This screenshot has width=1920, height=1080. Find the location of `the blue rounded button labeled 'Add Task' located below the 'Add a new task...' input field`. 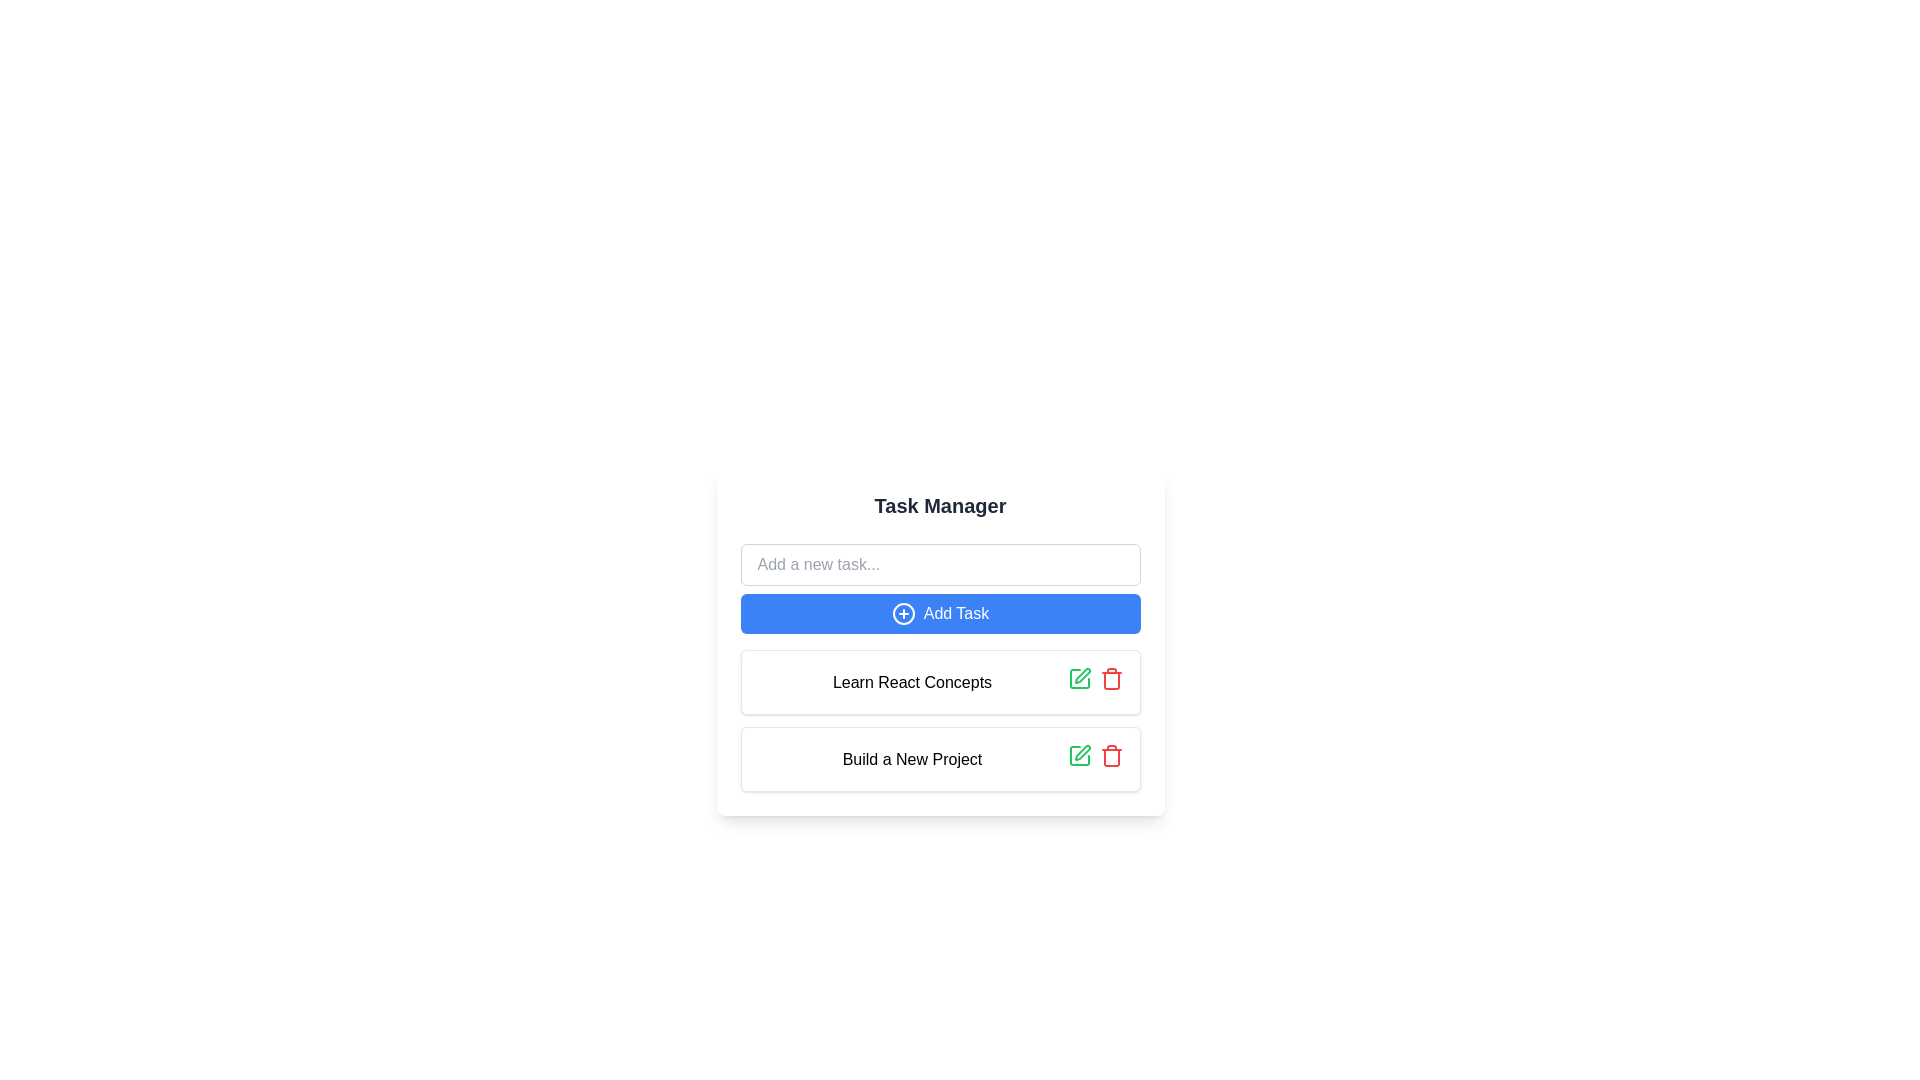

the blue rounded button labeled 'Add Task' located below the 'Add a new task...' input field is located at coordinates (939, 641).